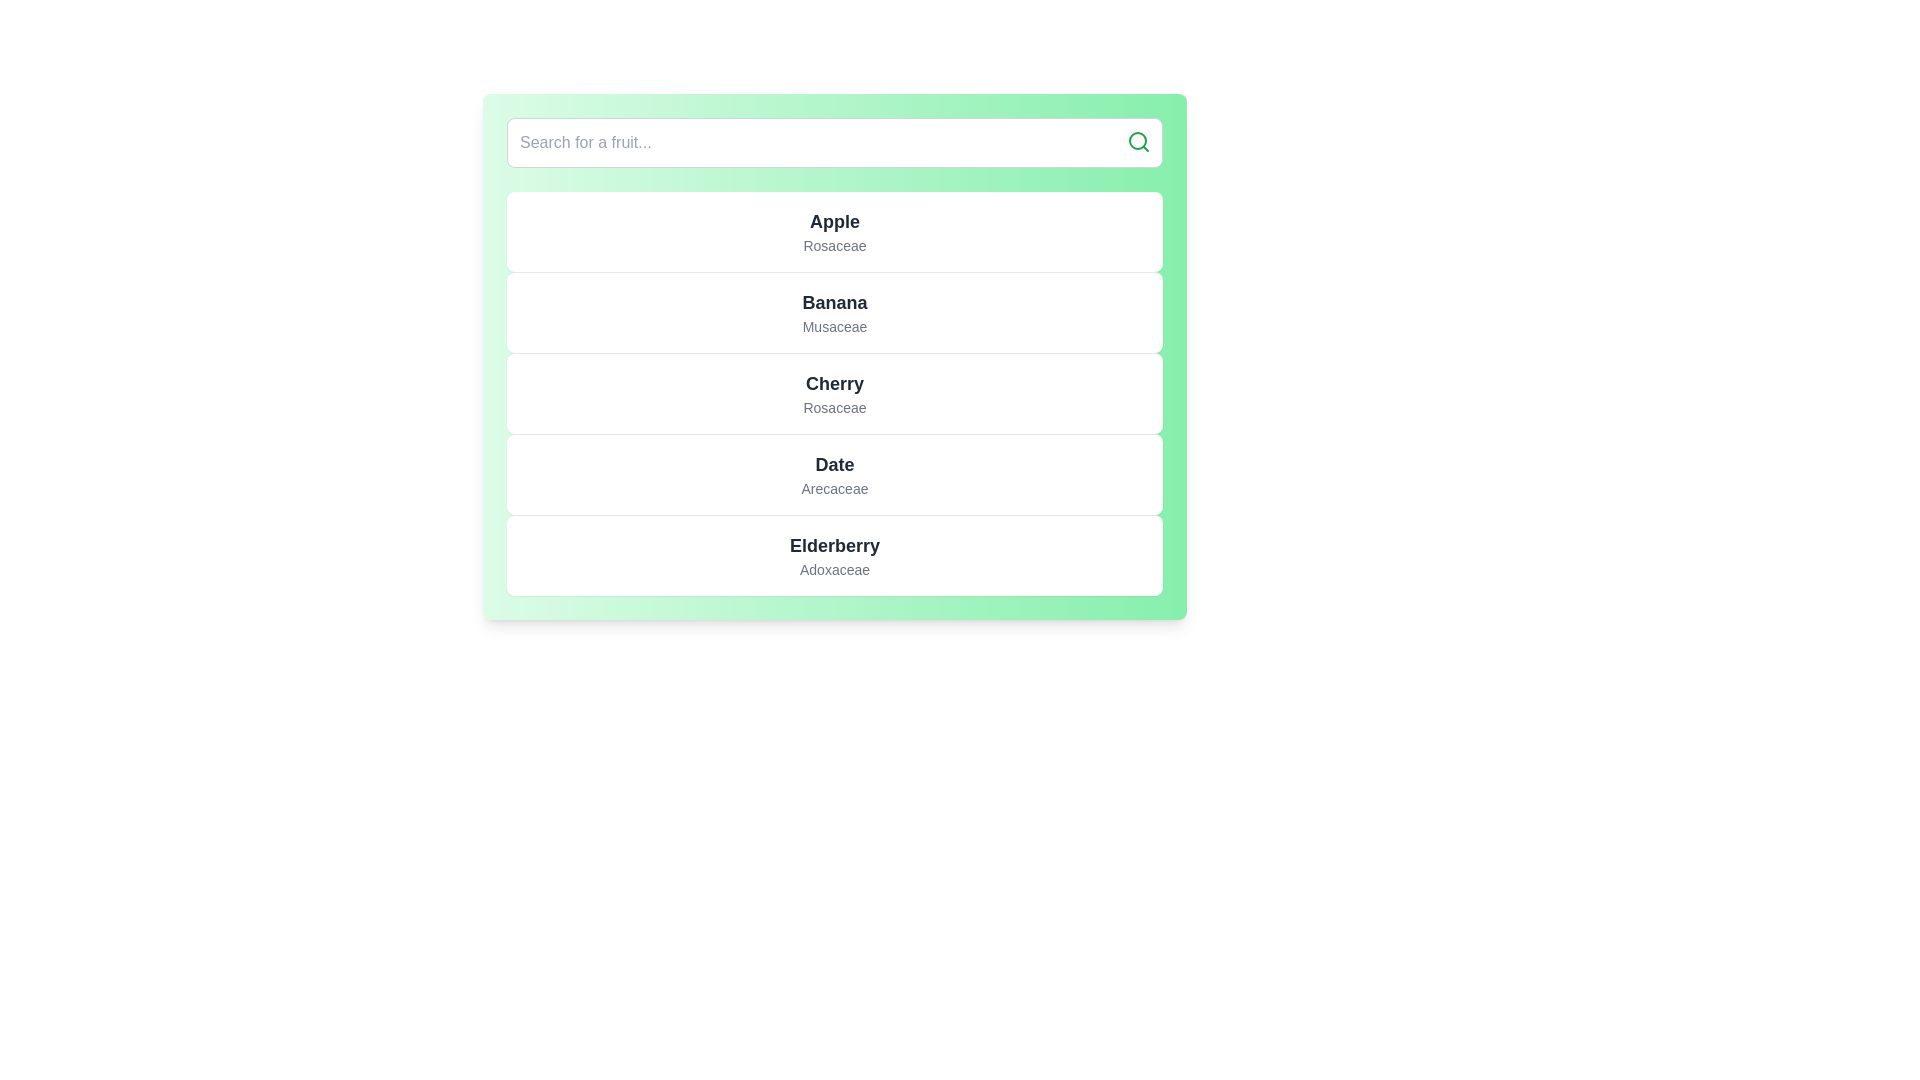  Describe the element at coordinates (835, 407) in the screenshot. I see `the text element displaying 'Rosaceae', which is located below the header 'Cherry' in a white card-like item` at that location.